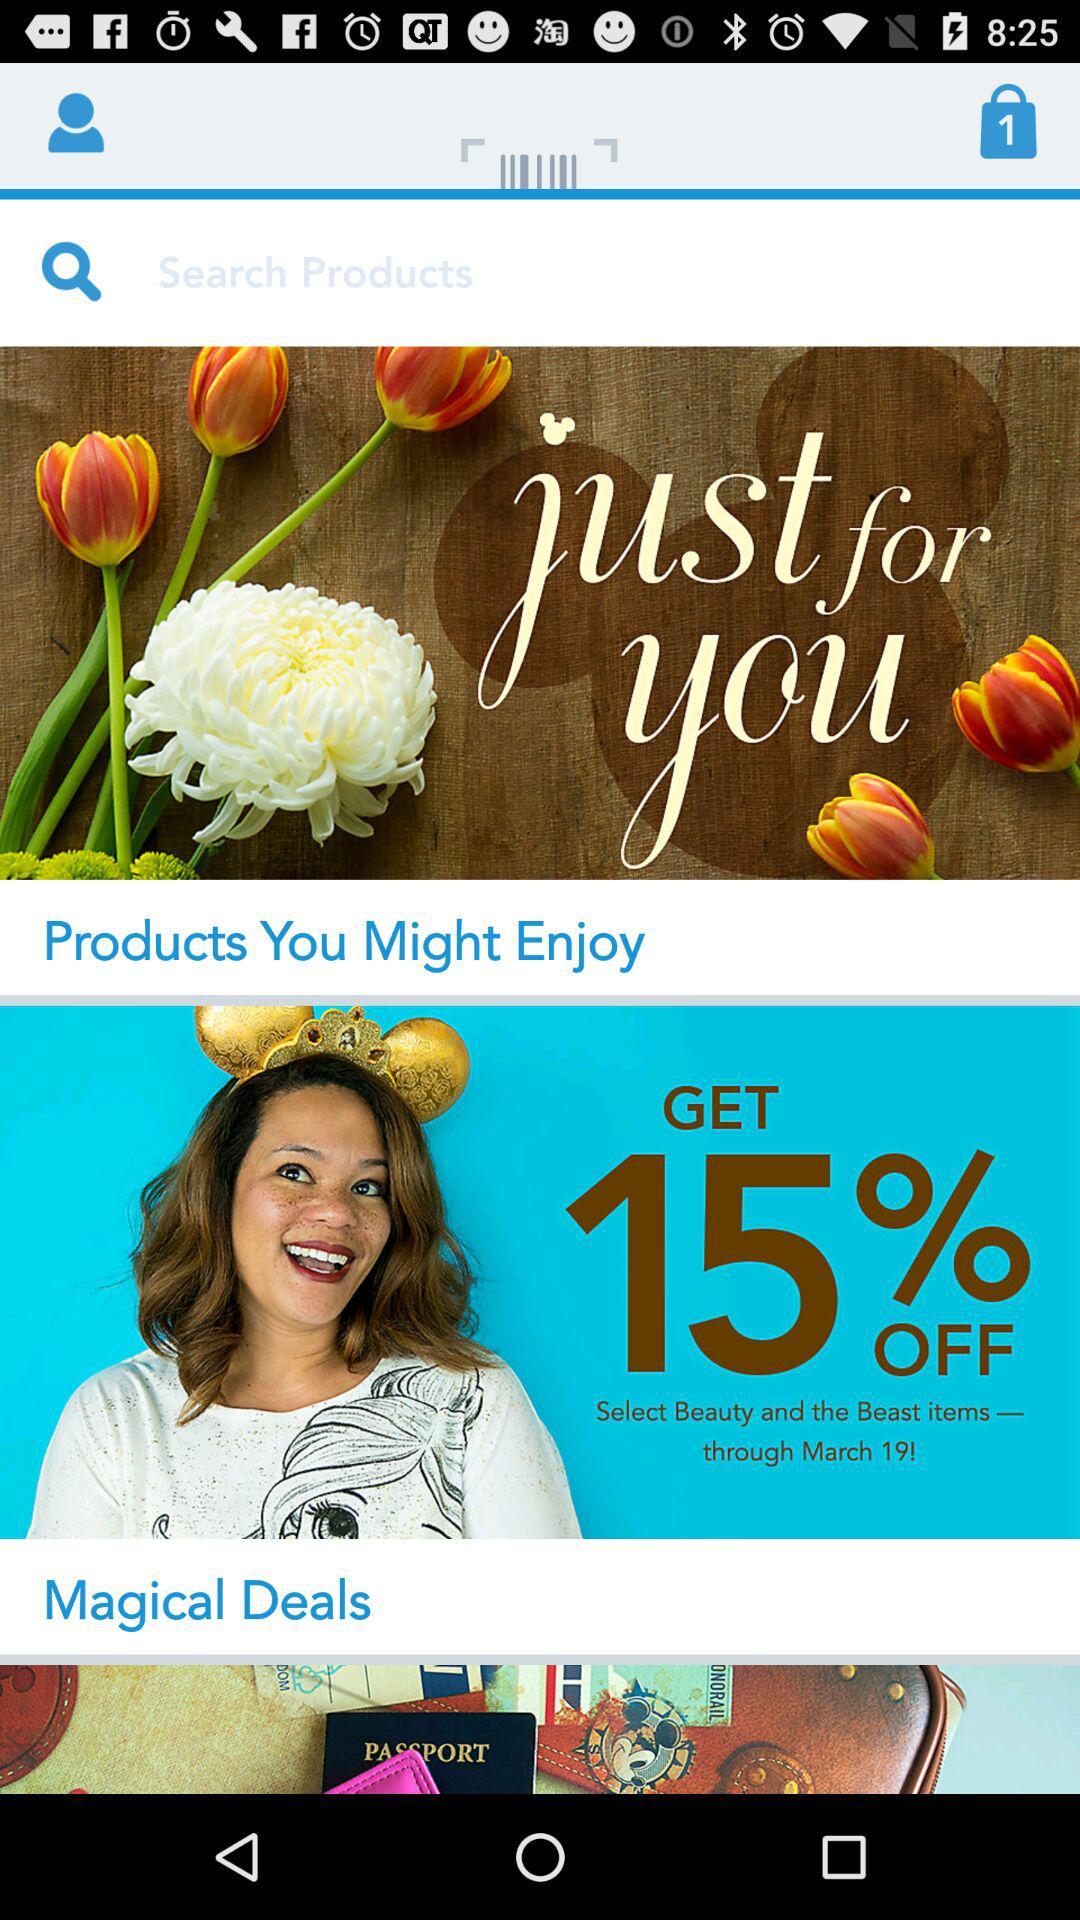  I want to click on the item to the left of 1 icon, so click(540, 124).